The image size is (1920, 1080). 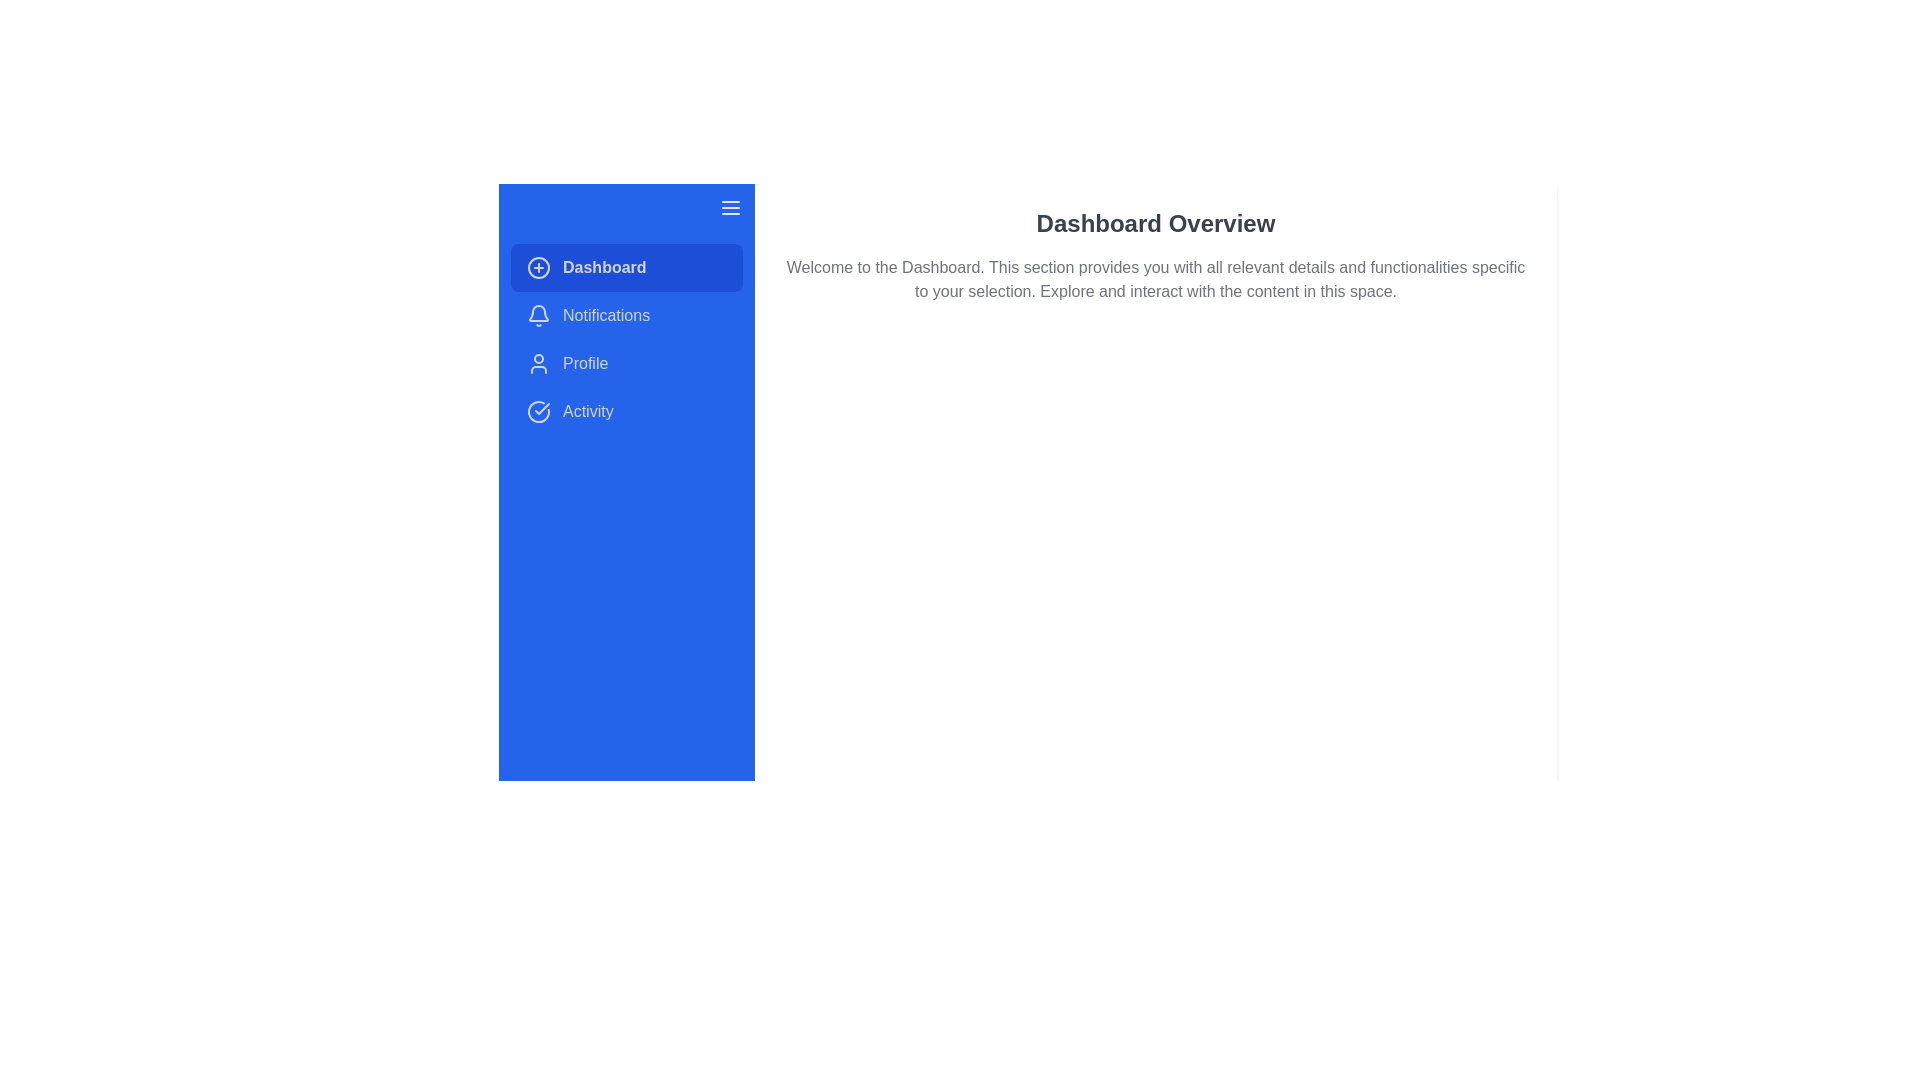 What do you see at coordinates (729, 208) in the screenshot?
I see `the toggle button in the sidebar to toggle its visibility` at bounding box center [729, 208].